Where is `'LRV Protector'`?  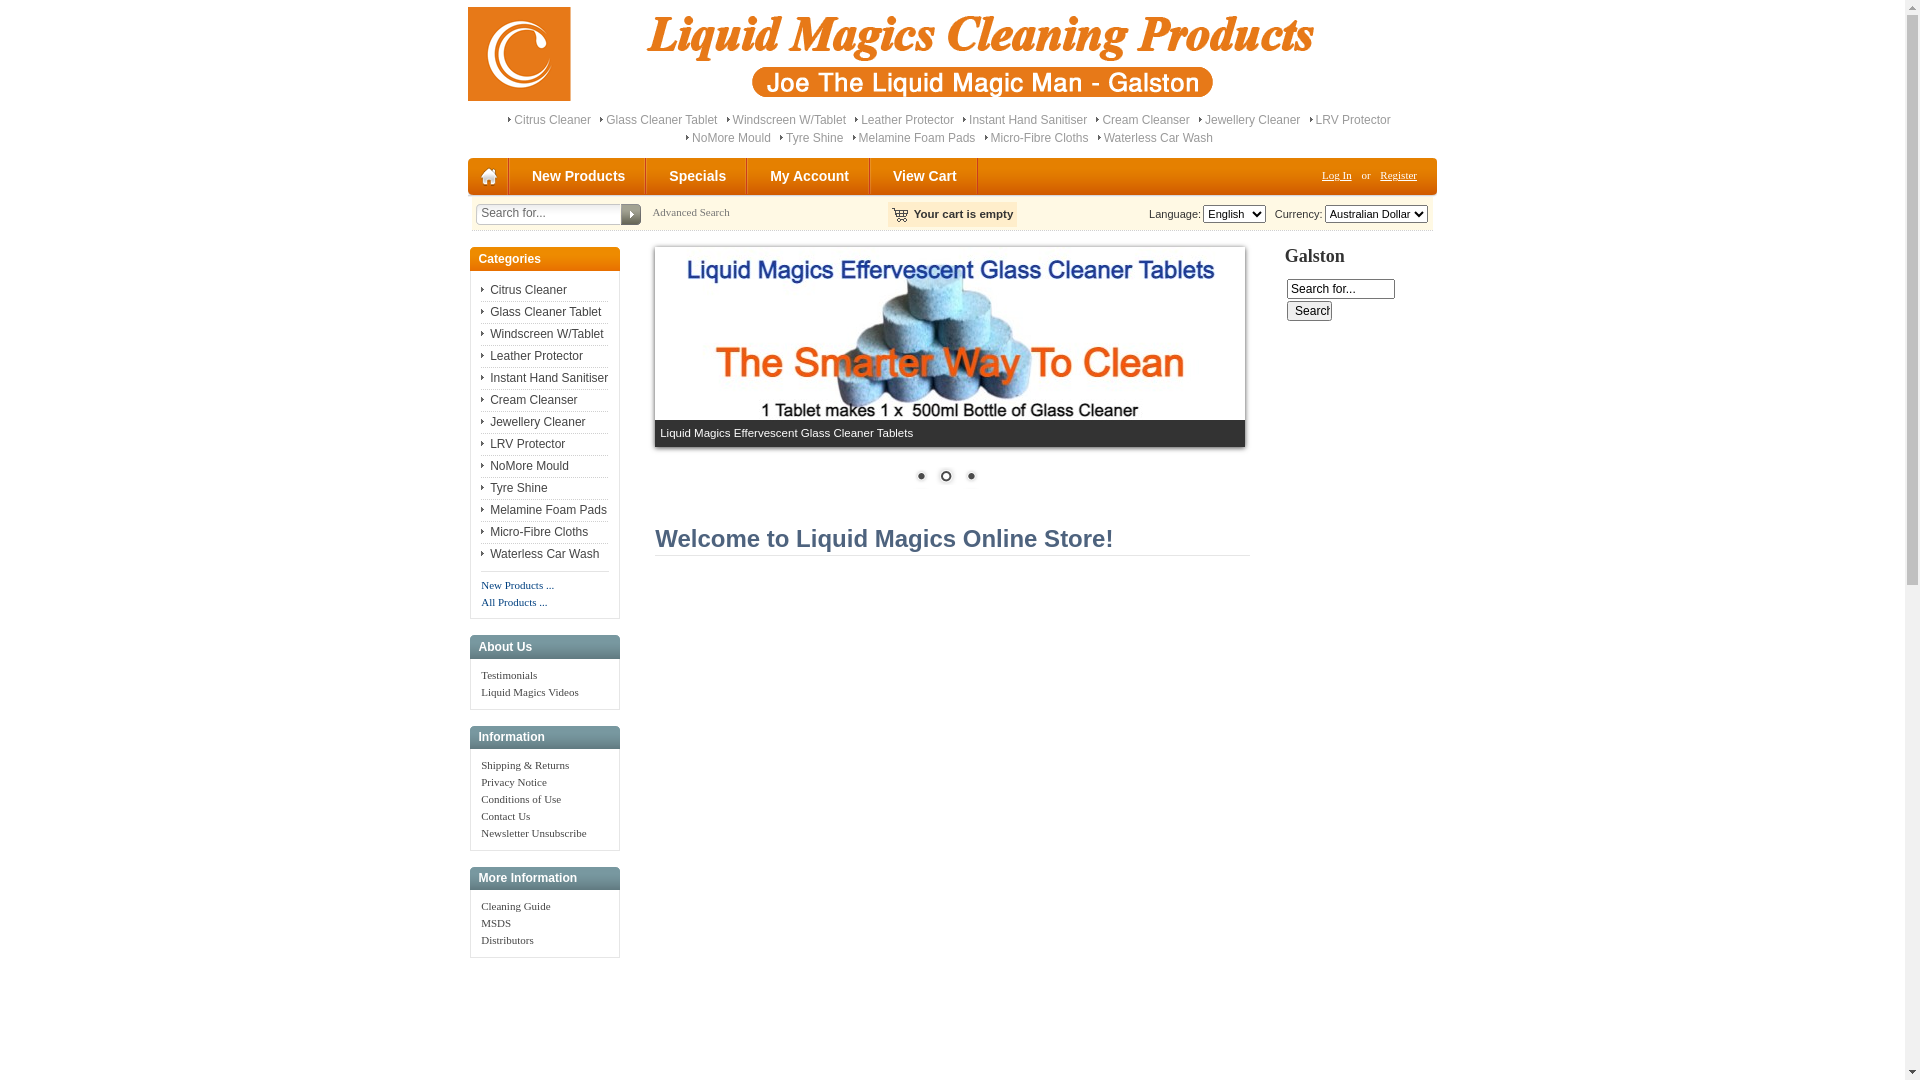
'LRV Protector' is located at coordinates (523, 442).